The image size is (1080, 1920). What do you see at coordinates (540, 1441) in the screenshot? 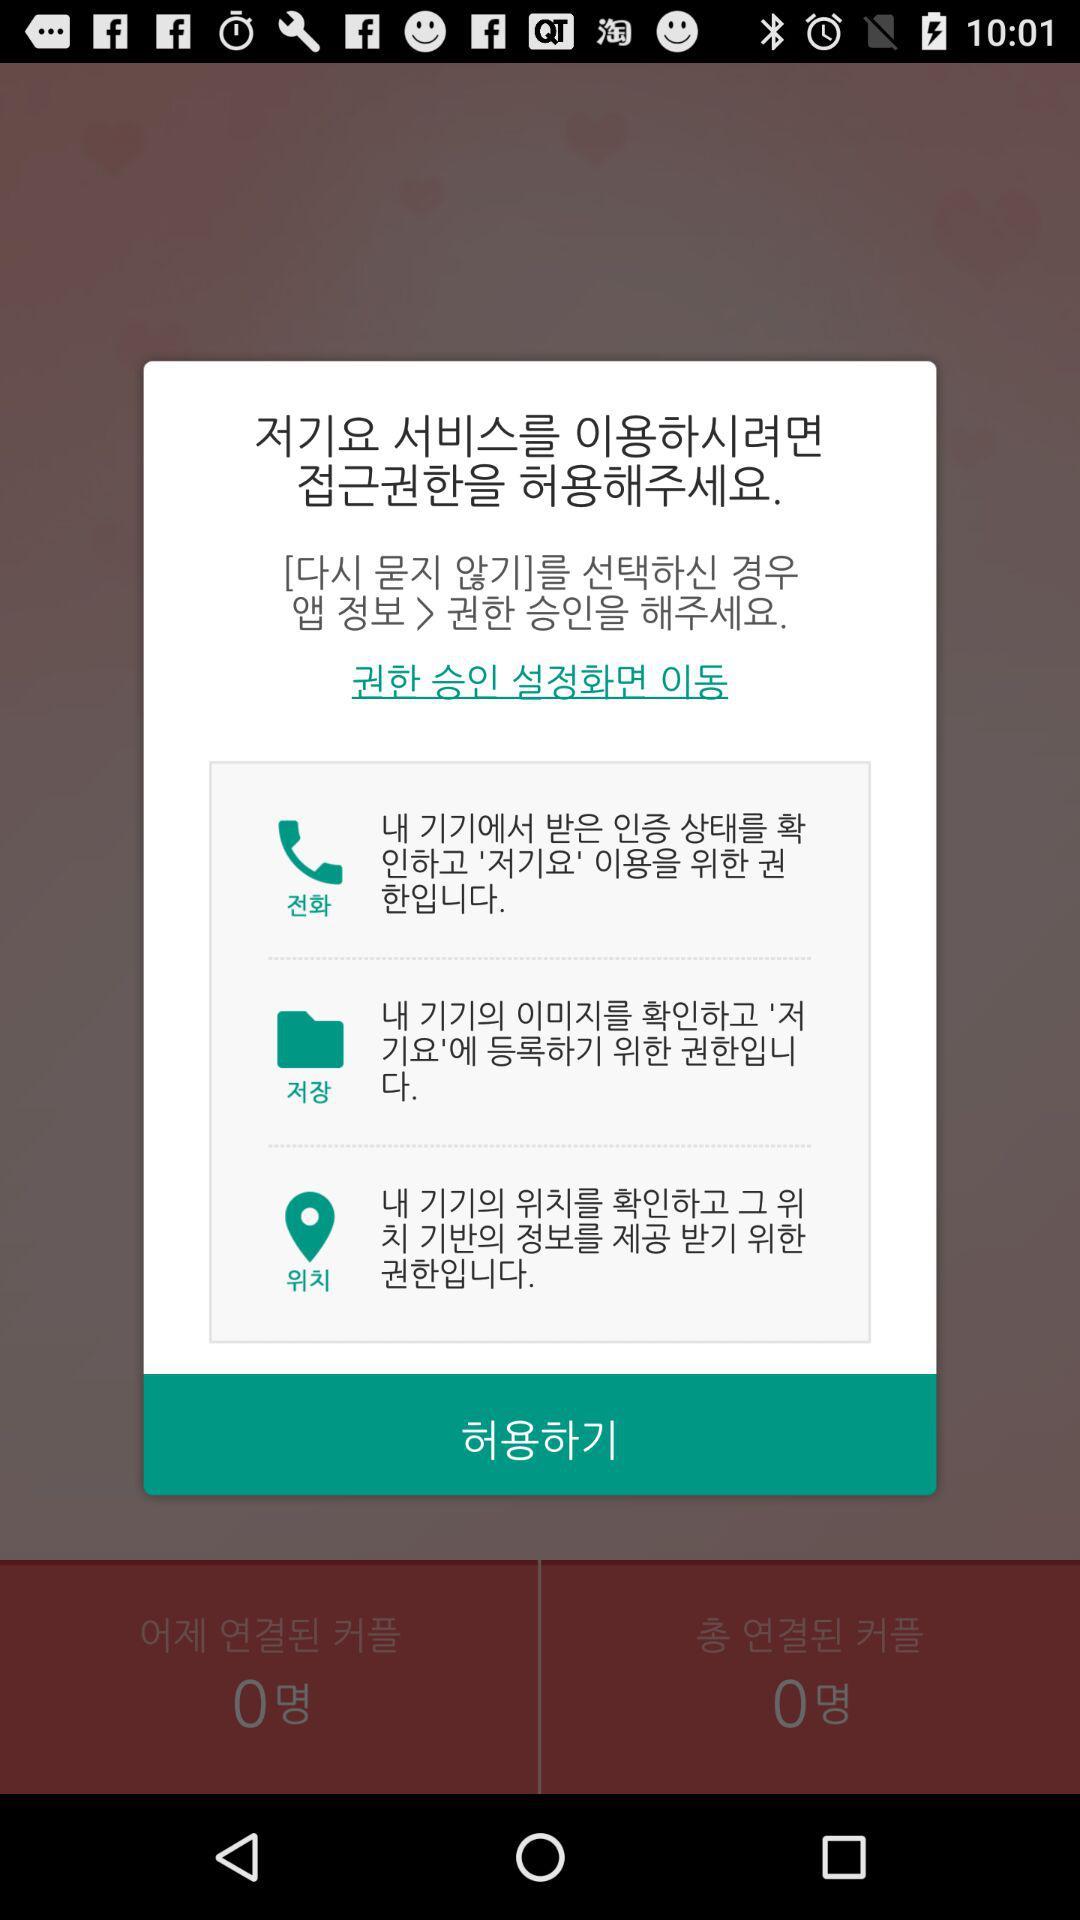
I see `item at the bottom` at bounding box center [540, 1441].